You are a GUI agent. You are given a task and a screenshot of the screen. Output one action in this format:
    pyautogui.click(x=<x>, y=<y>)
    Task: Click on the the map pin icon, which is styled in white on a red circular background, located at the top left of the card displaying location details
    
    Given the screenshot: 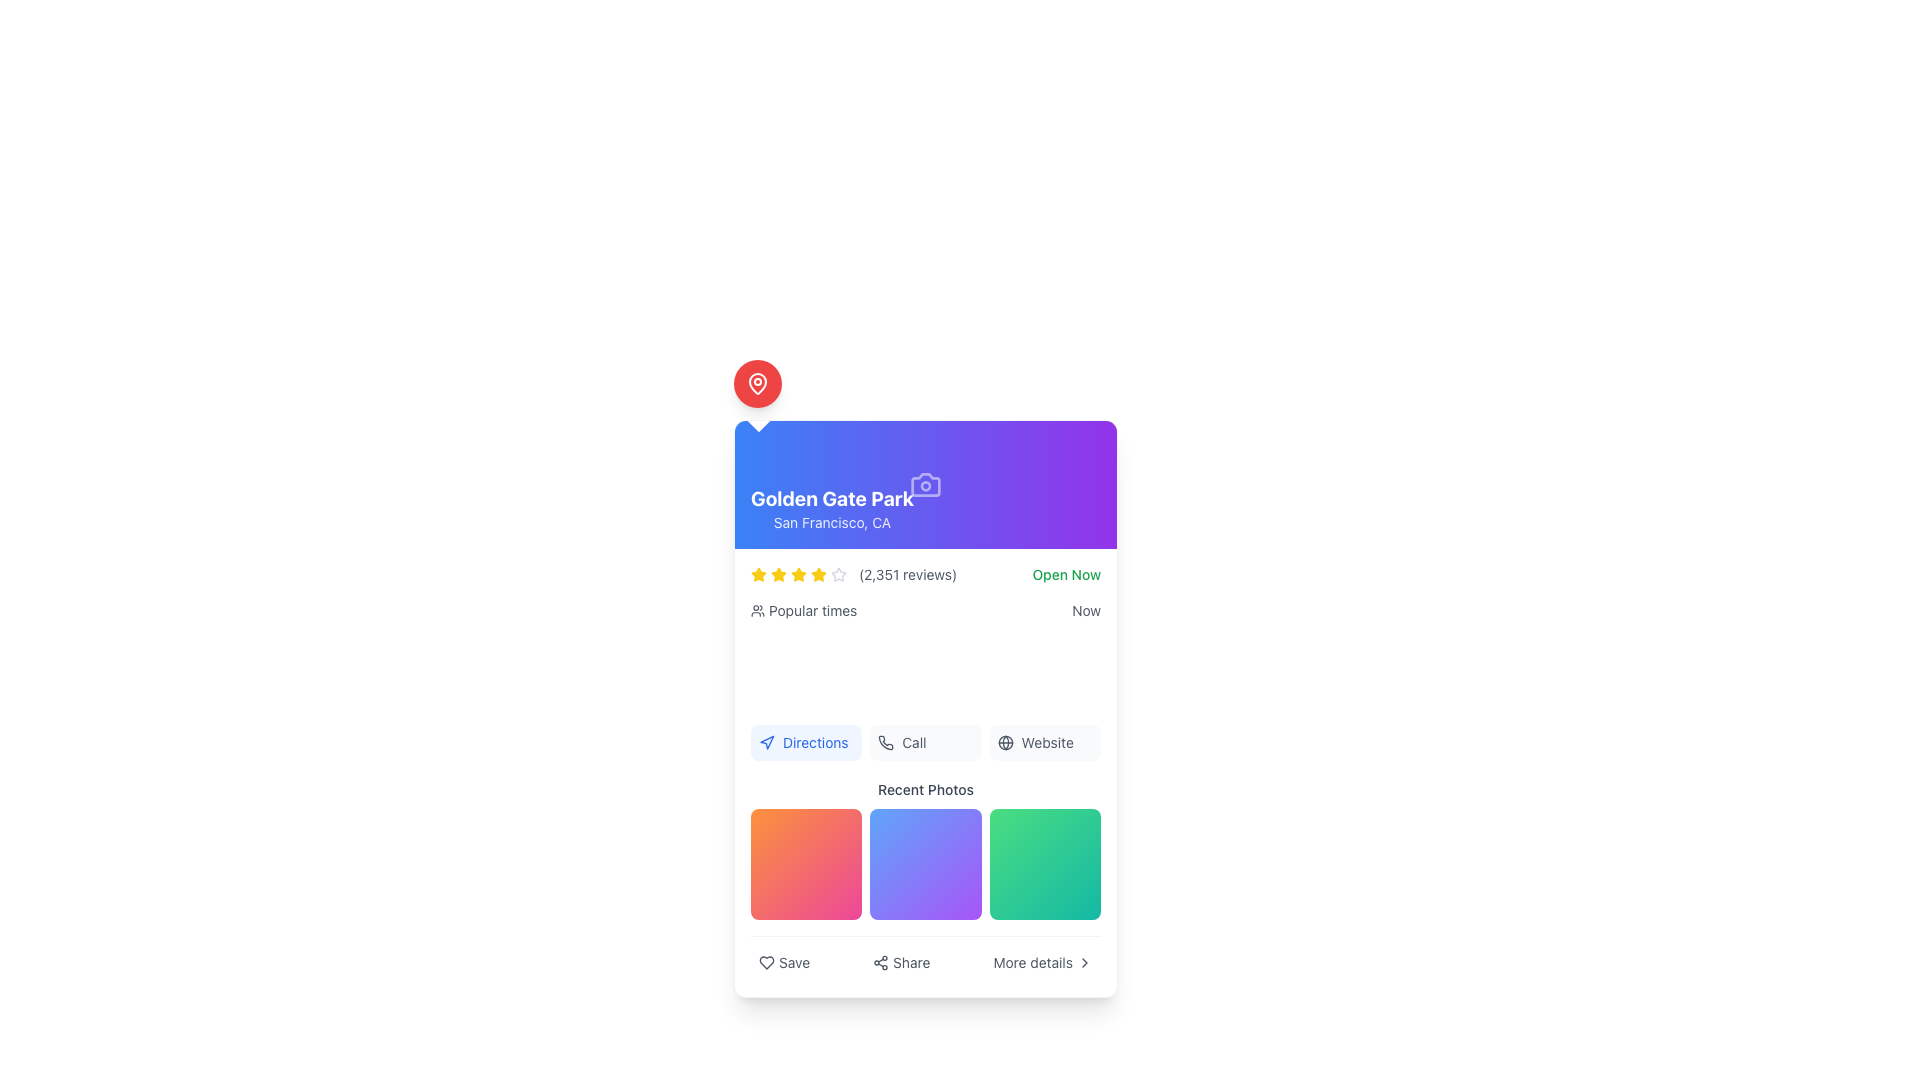 What is the action you would take?
    pyautogui.click(x=757, y=384)
    